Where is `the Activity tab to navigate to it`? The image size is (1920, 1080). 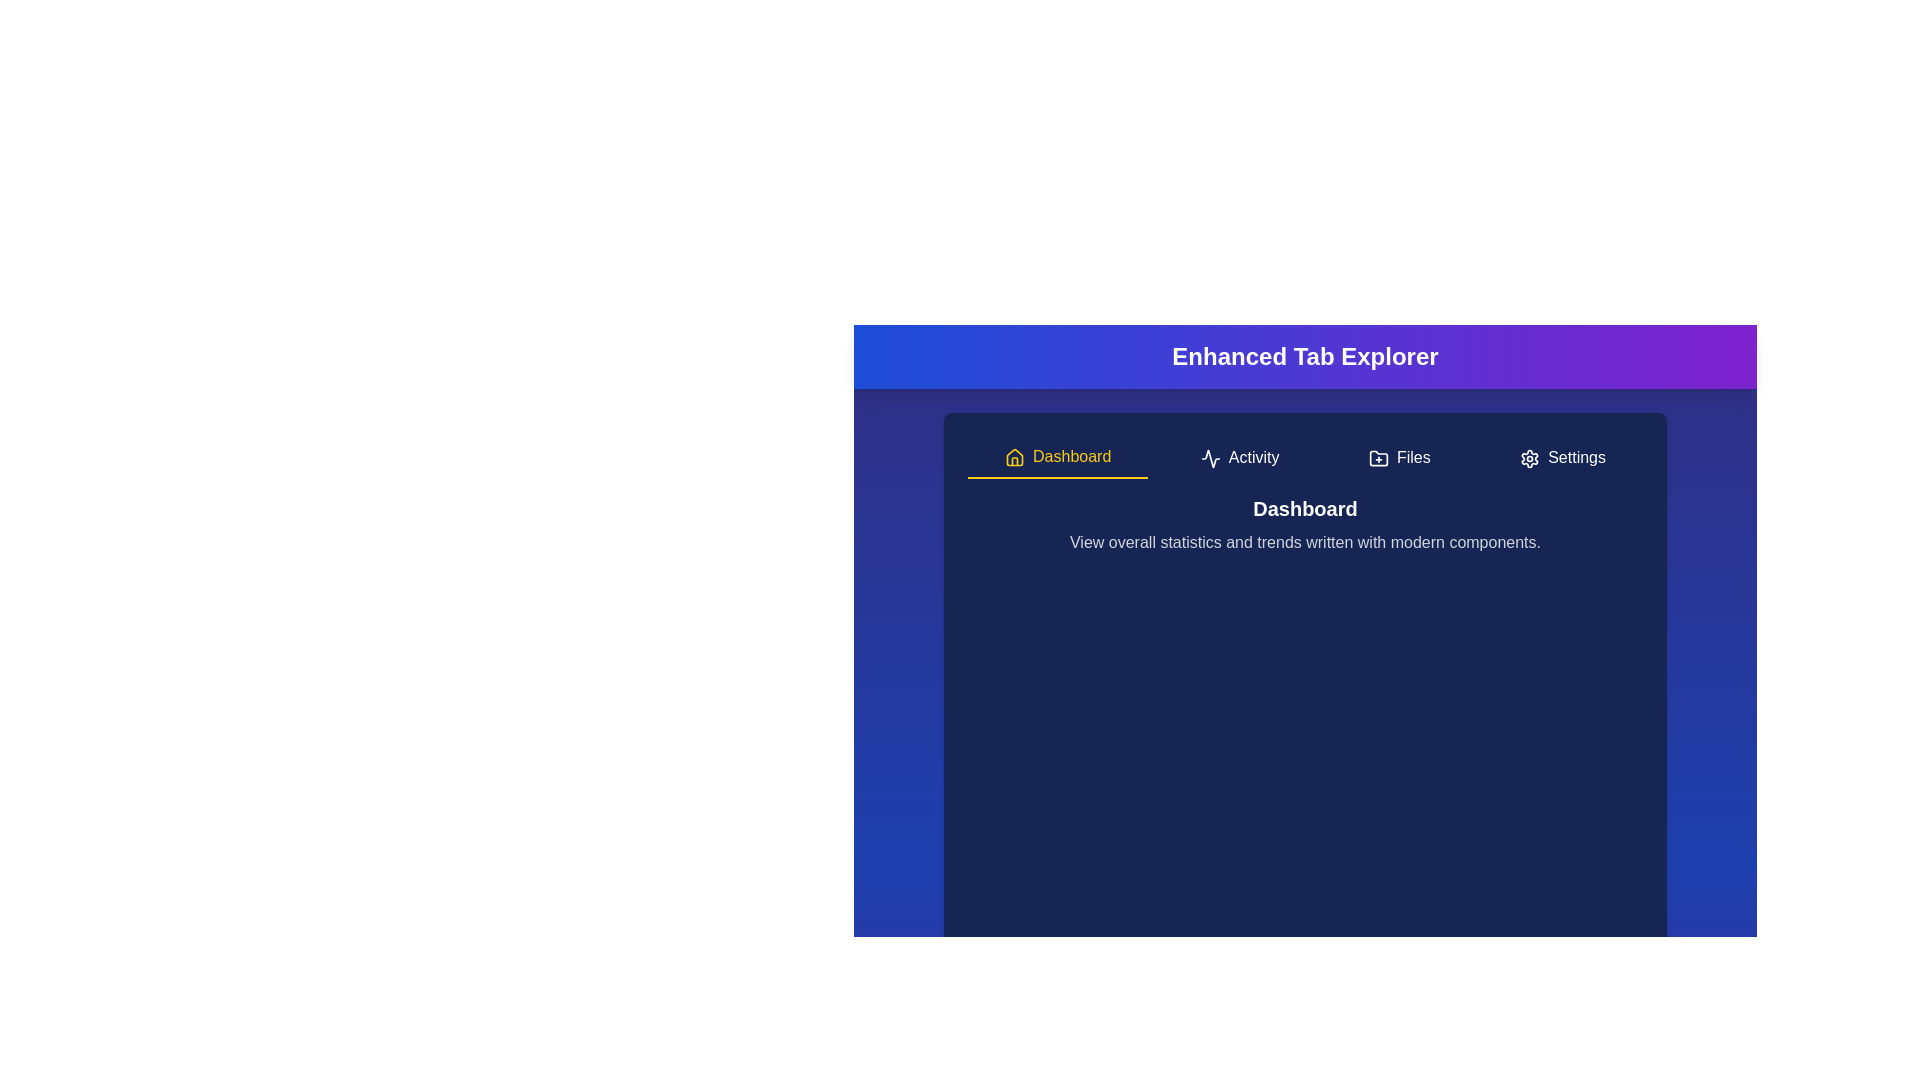 the Activity tab to navigate to it is located at coordinates (1239, 458).